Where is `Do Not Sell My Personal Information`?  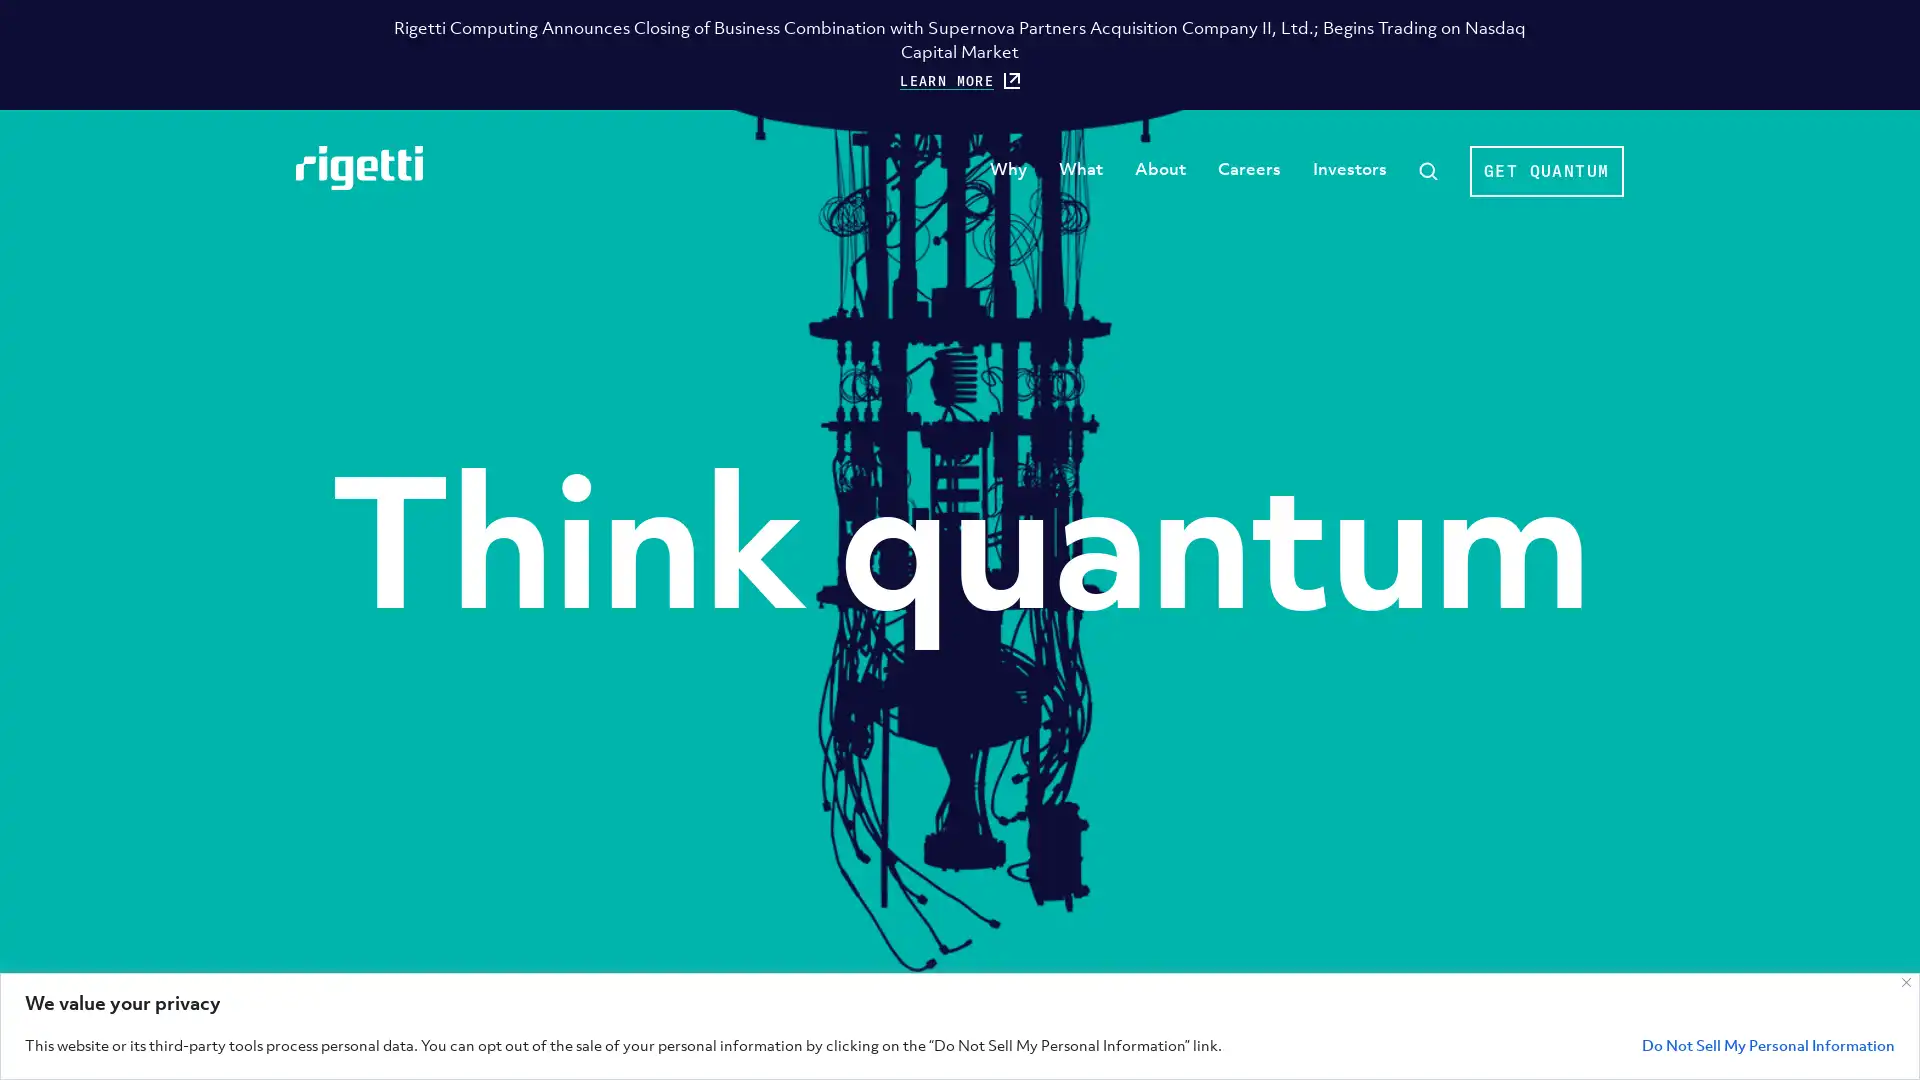 Do Not Sell My Personal Information is located at coordinates (1768, 1043).